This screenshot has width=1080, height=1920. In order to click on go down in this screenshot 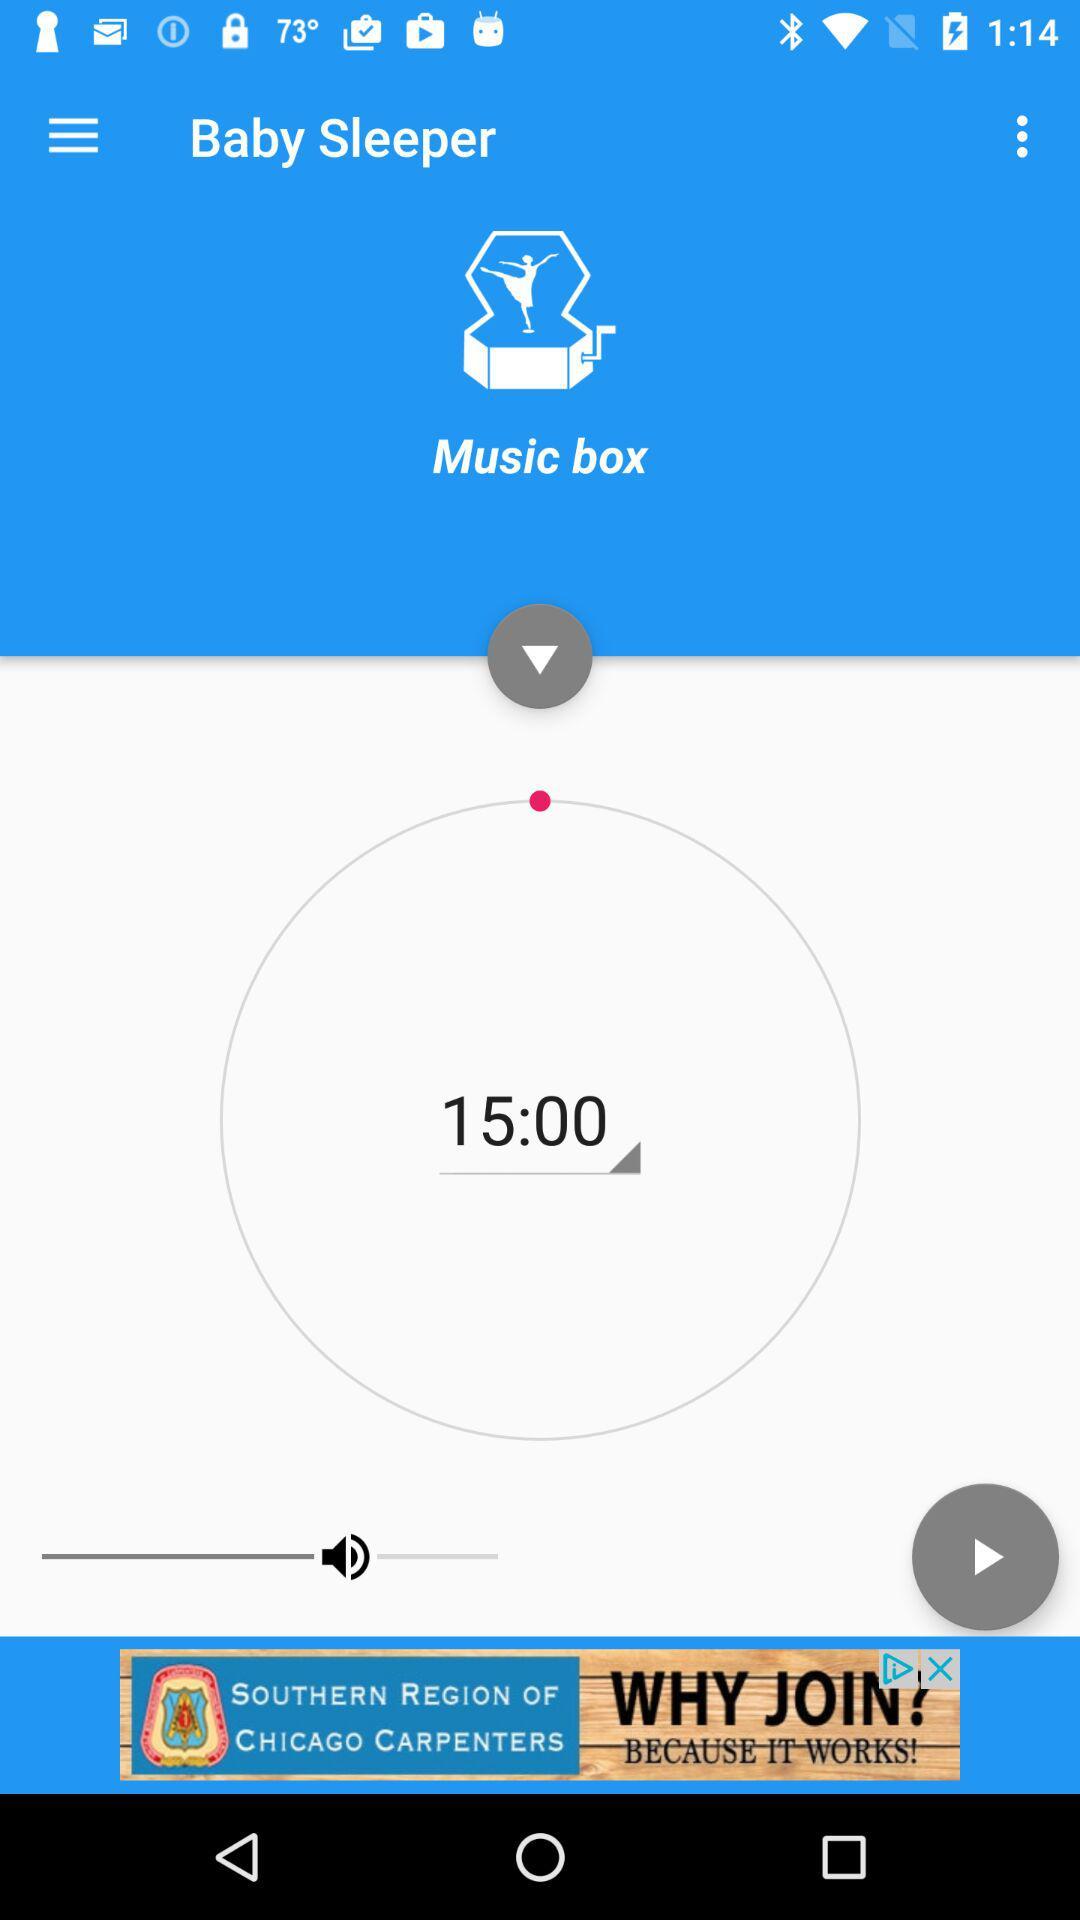, I will do `click(540, 656)`.